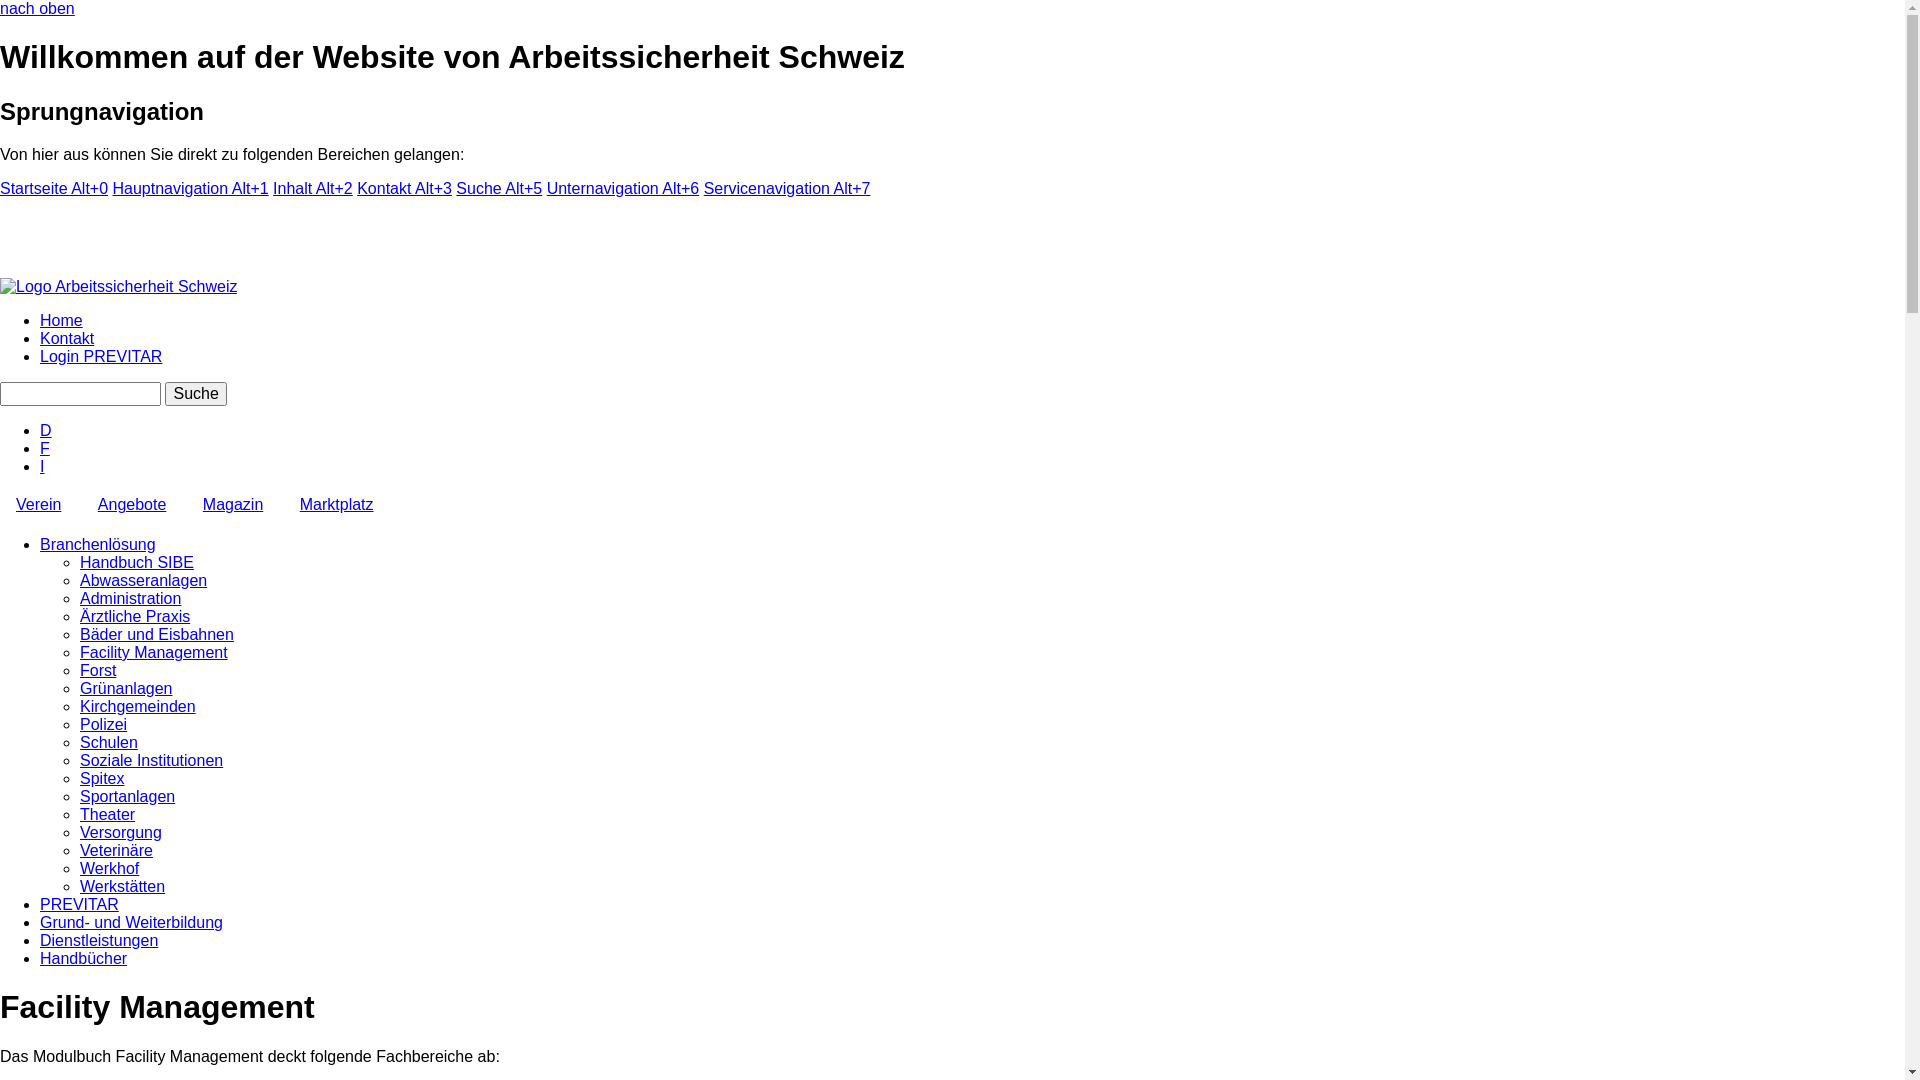 The width and height of the screenshot is (1920, 1080). I want to click on 'D', so click(46, 429).